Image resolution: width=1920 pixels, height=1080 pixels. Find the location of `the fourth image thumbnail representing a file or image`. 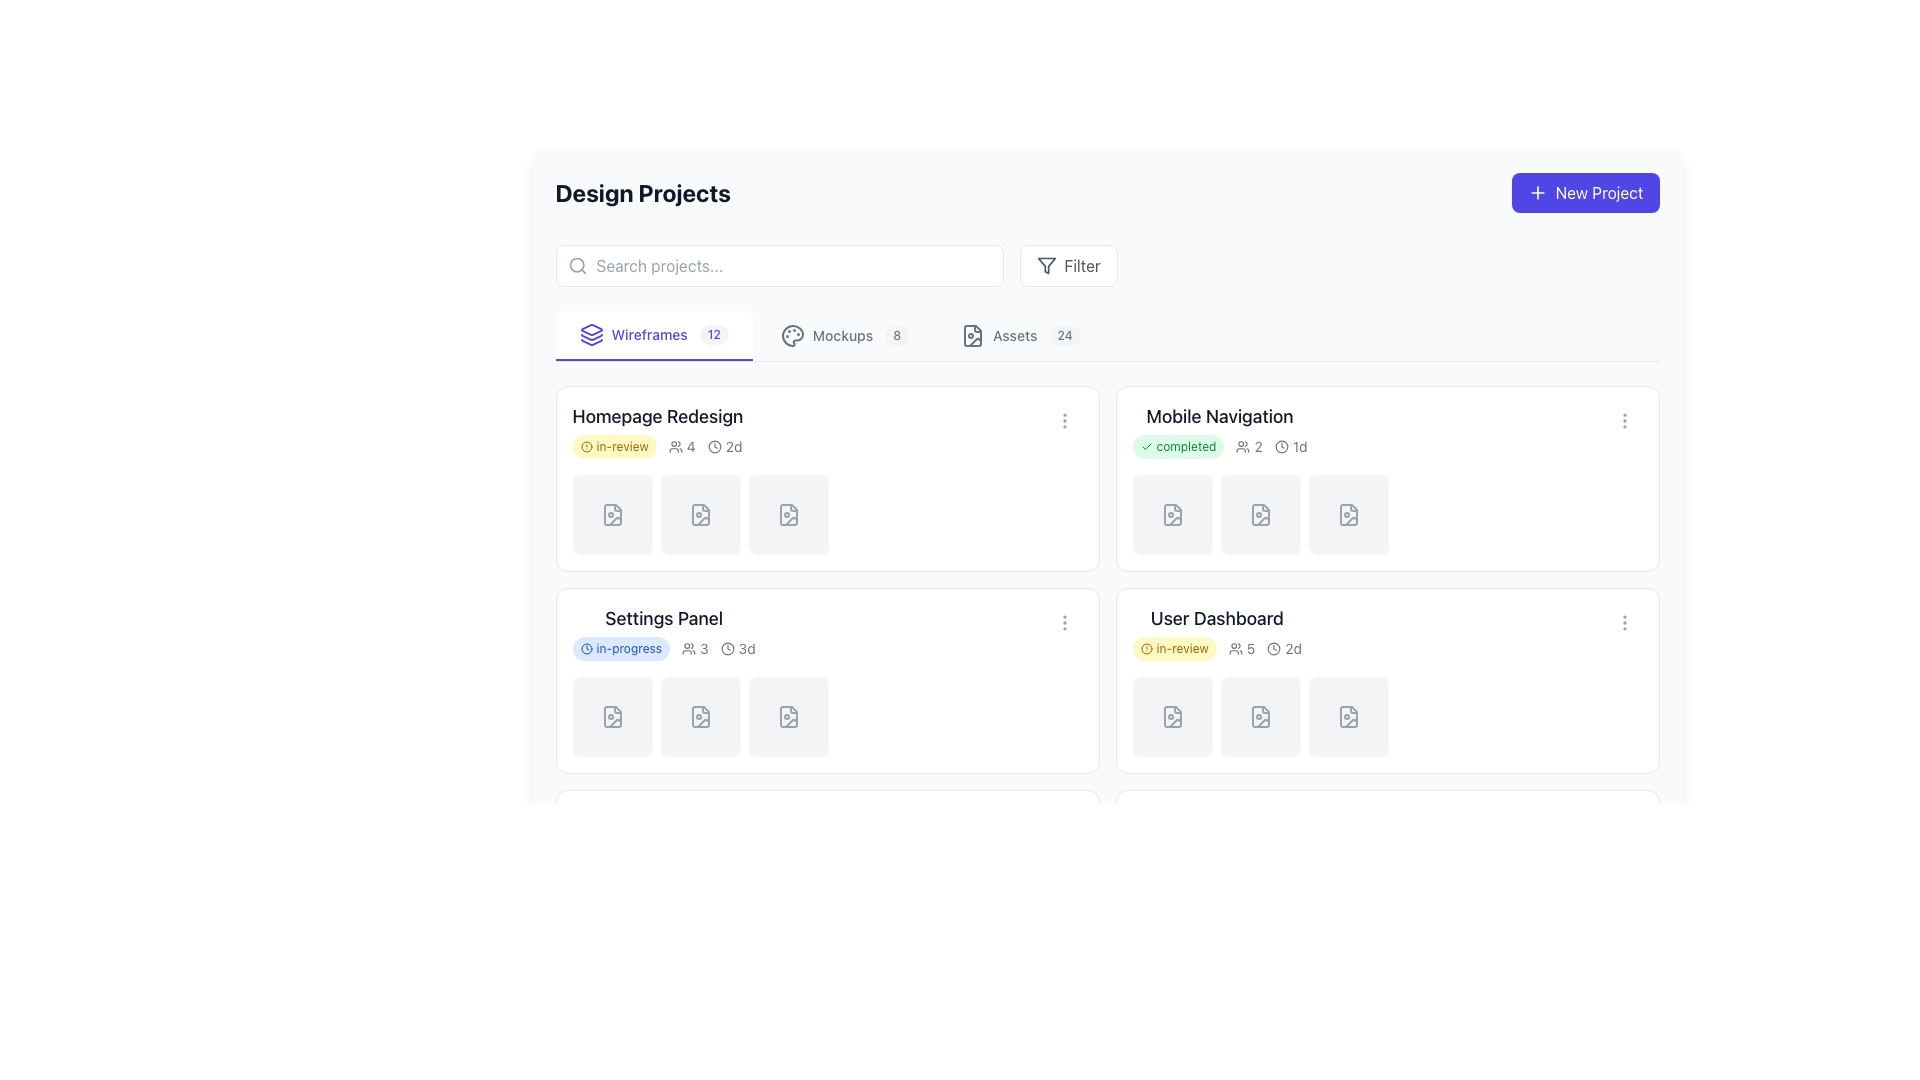

the fourth image thumbnail representing a file or image is located at coordinates (1386, 514).